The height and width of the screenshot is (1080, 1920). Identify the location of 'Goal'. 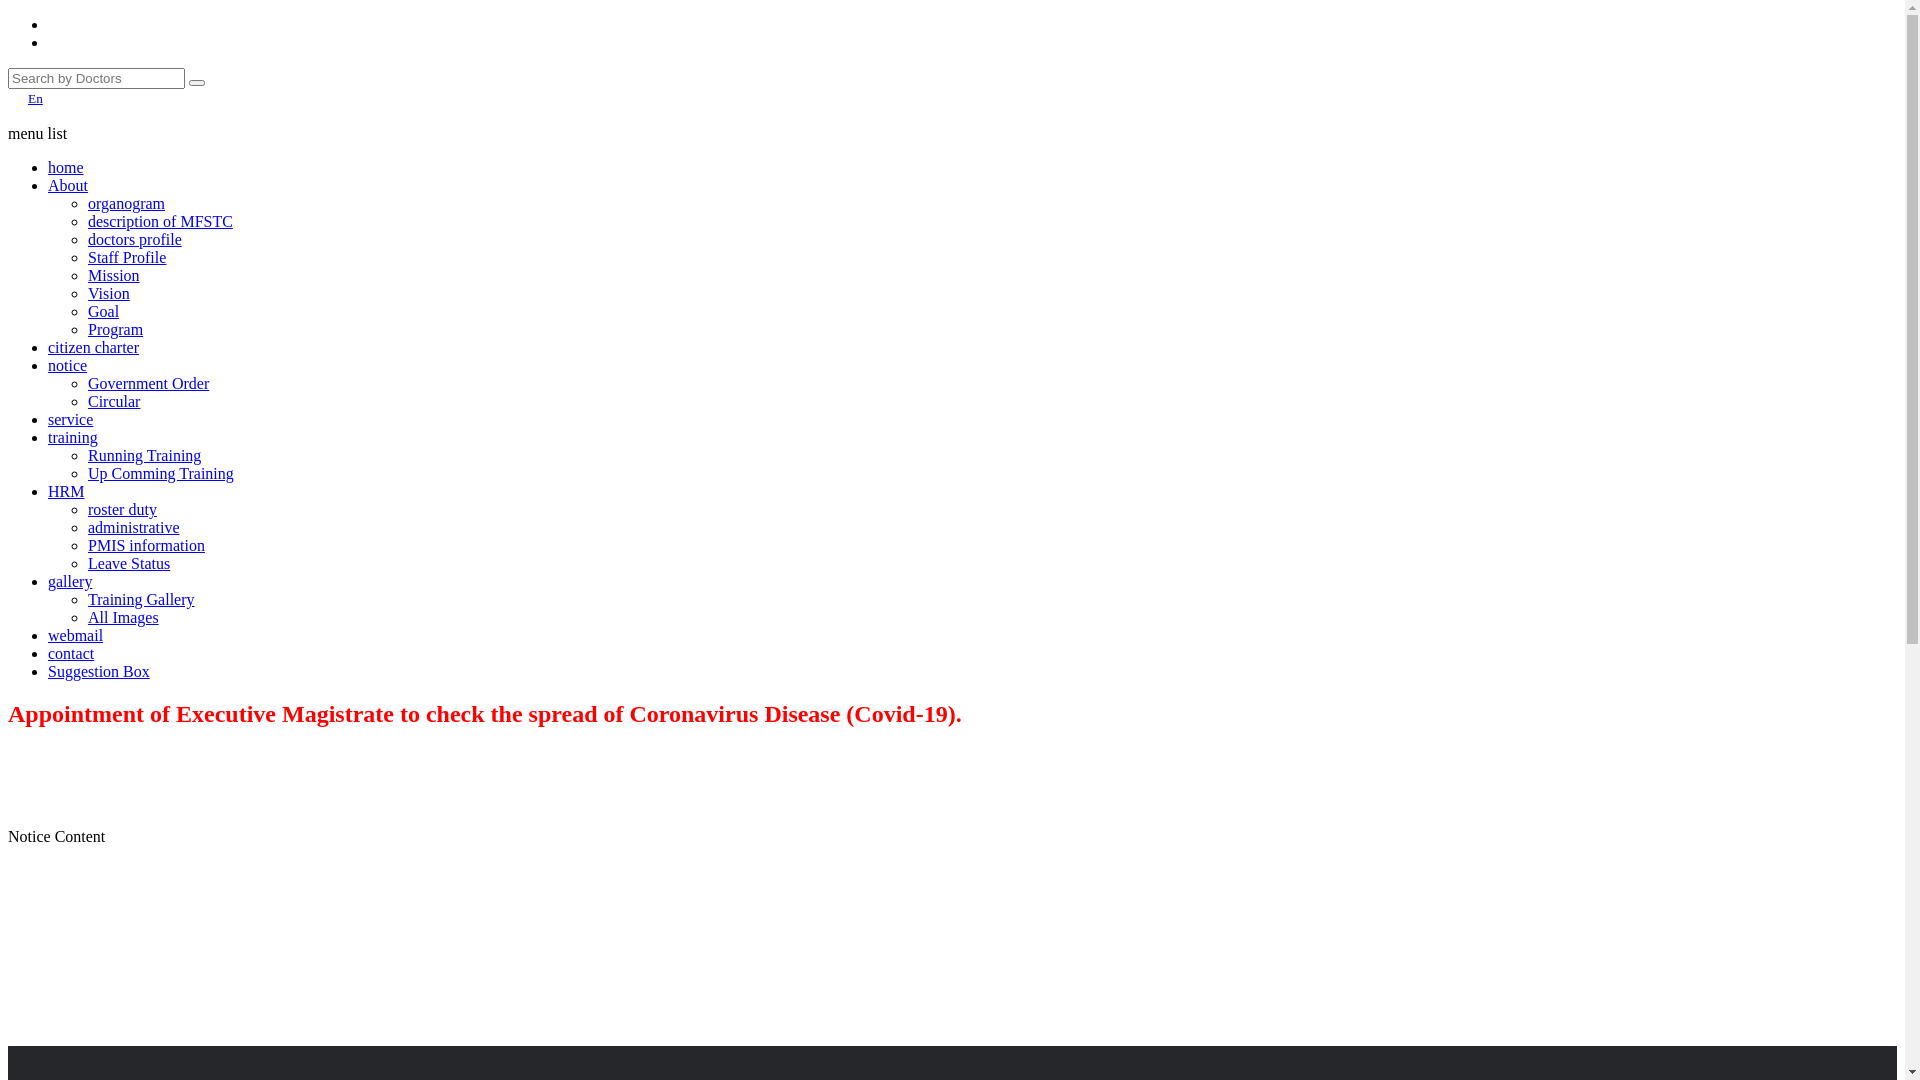
(102, 311).